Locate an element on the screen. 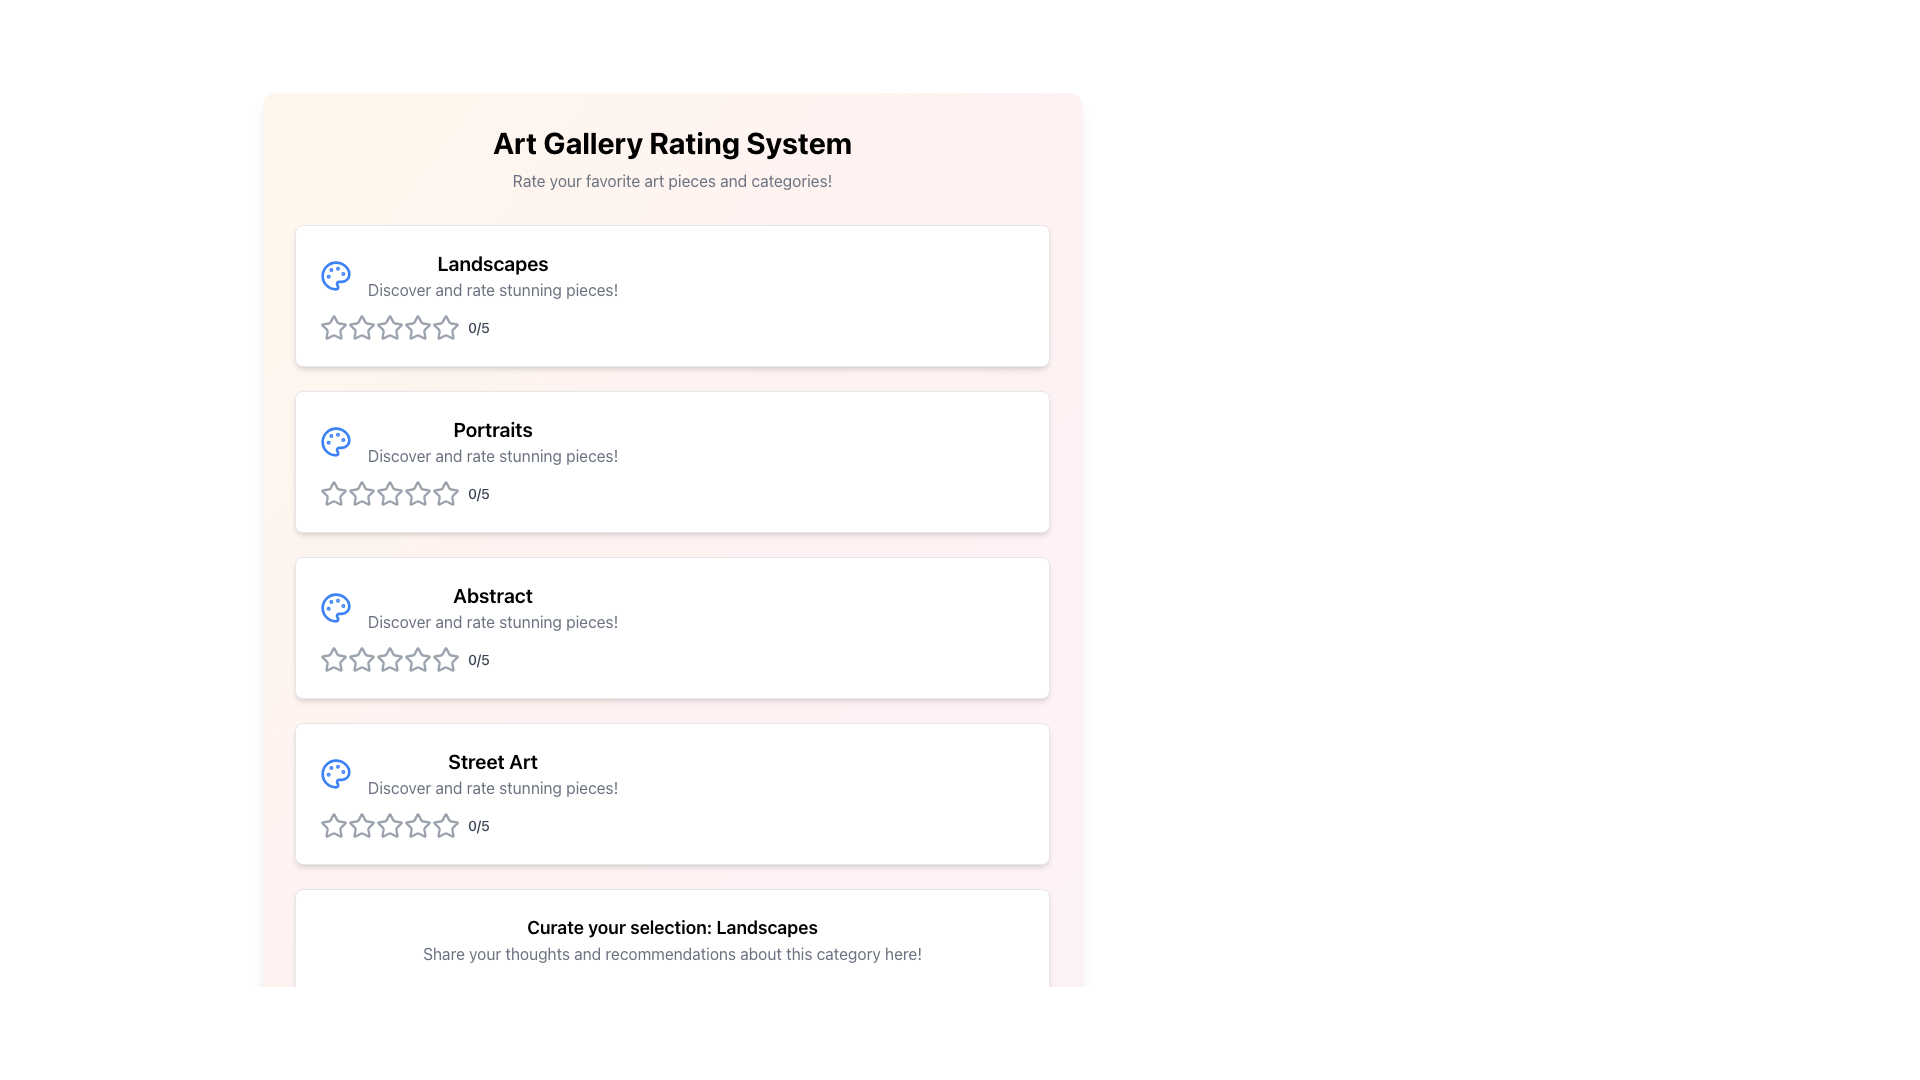 The height and width of the screenshot is (1080, 1920). the fourth star icon in the 'Street Art' rating section is located at coordinates (389, 825).